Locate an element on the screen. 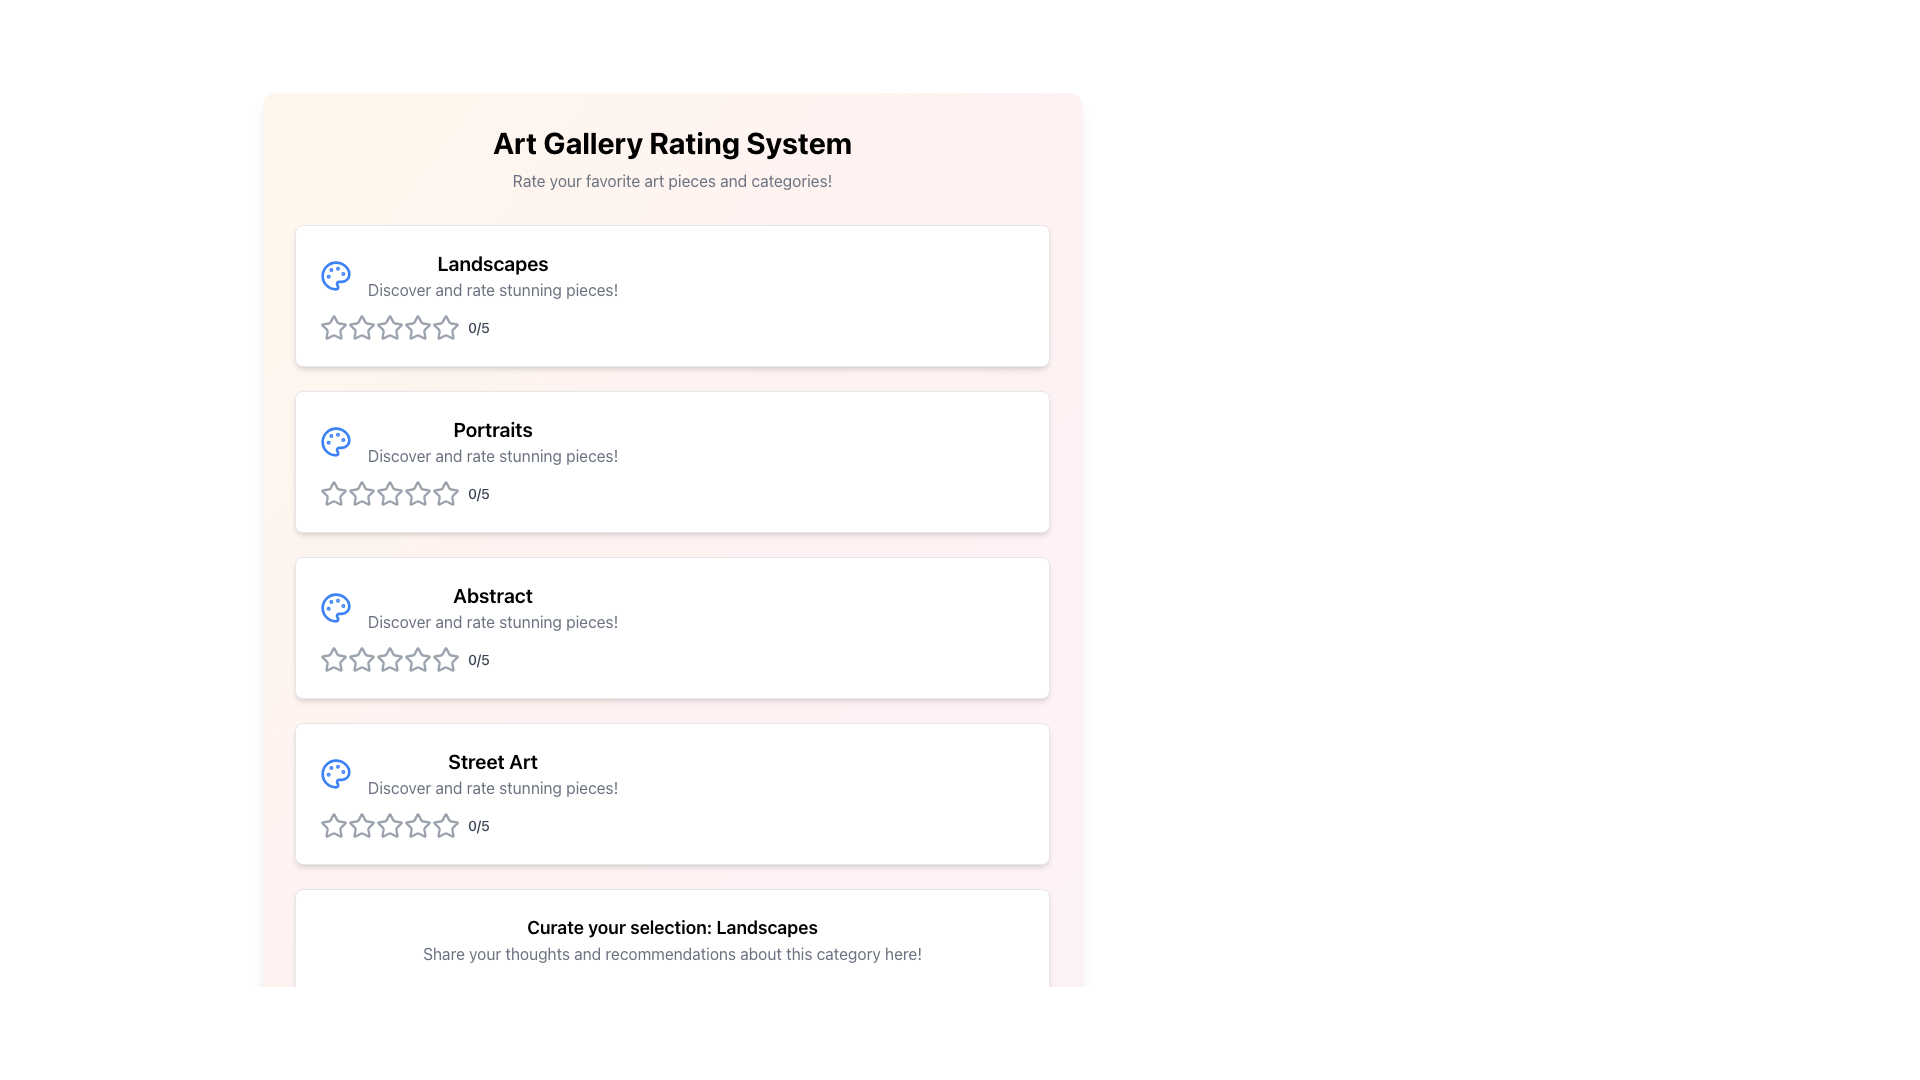 The height and width of the screenshot is (1080, 1920). the fourth star icon in the 'Street Art' rating section is located at coordinates (389, 825).